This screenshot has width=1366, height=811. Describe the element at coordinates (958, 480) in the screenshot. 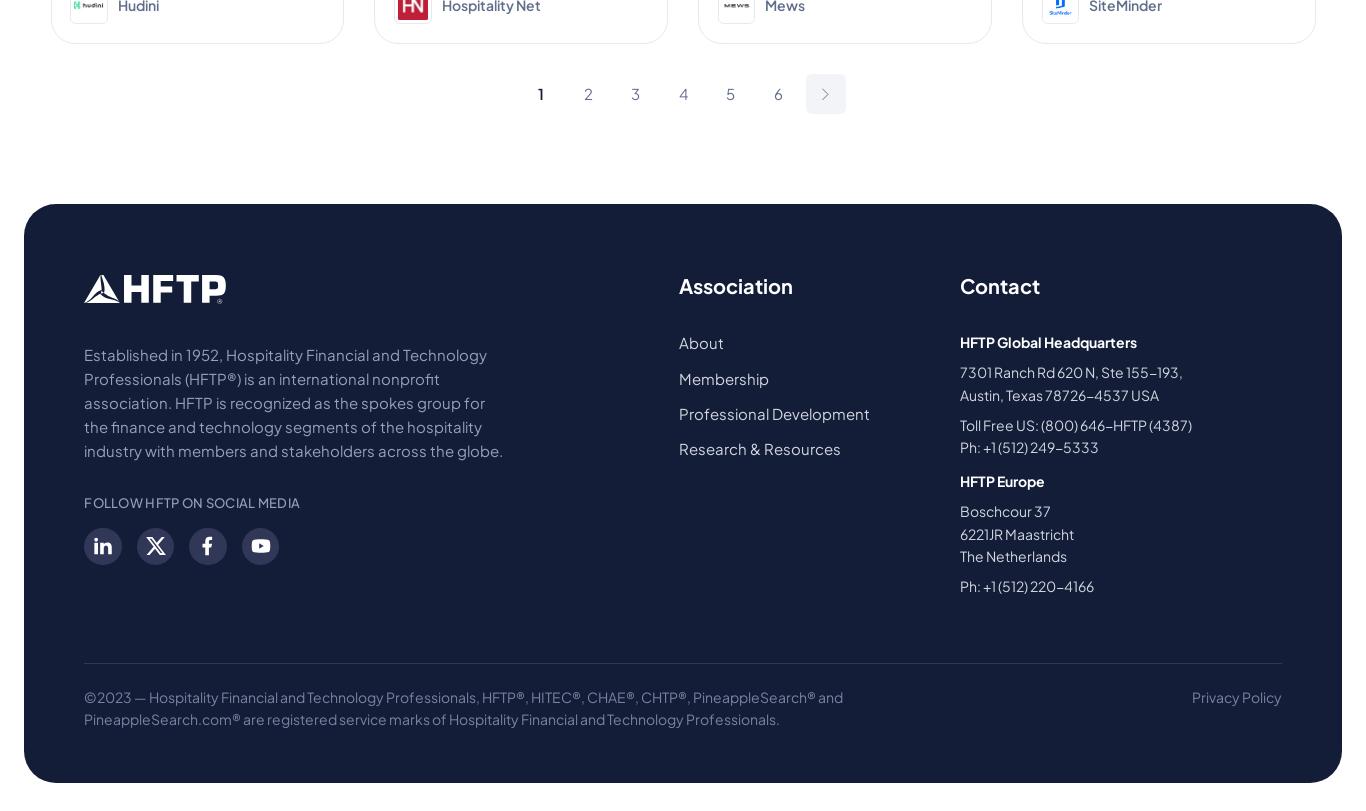

I see `'HFTP Europe'` at that location.